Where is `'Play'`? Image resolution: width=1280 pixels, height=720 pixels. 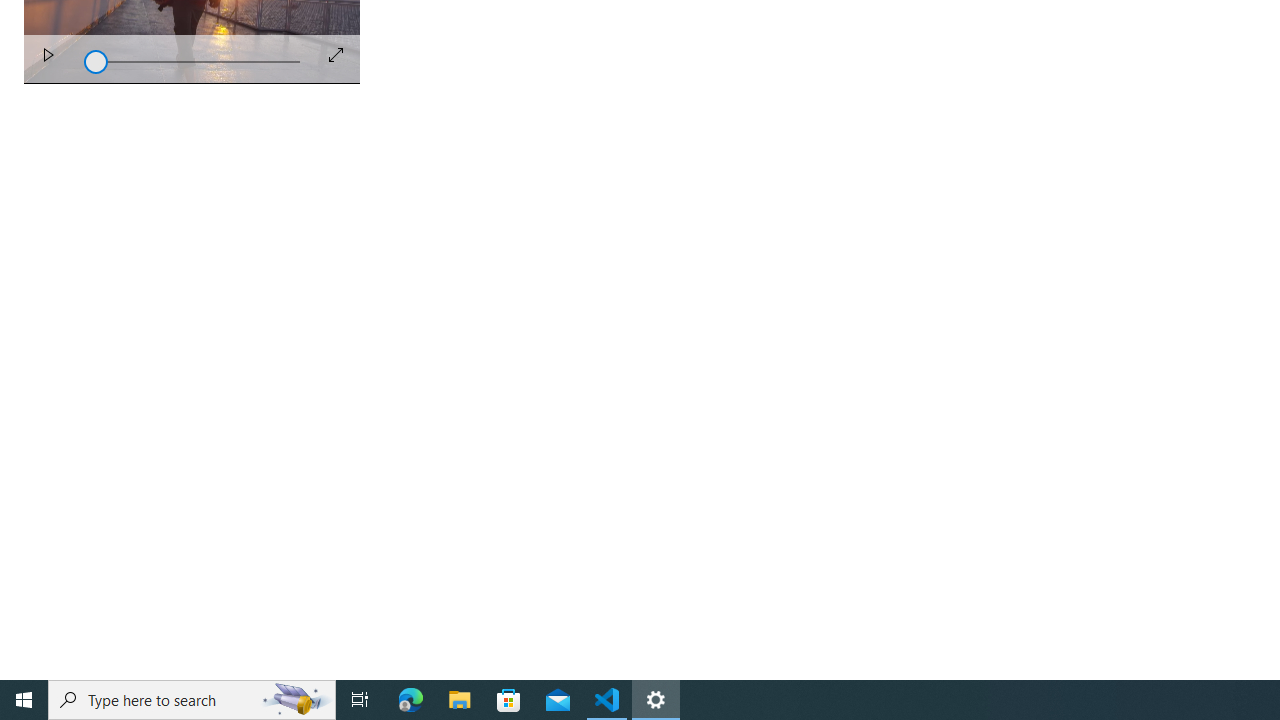
'Play' is located at coordinates (48, 58).